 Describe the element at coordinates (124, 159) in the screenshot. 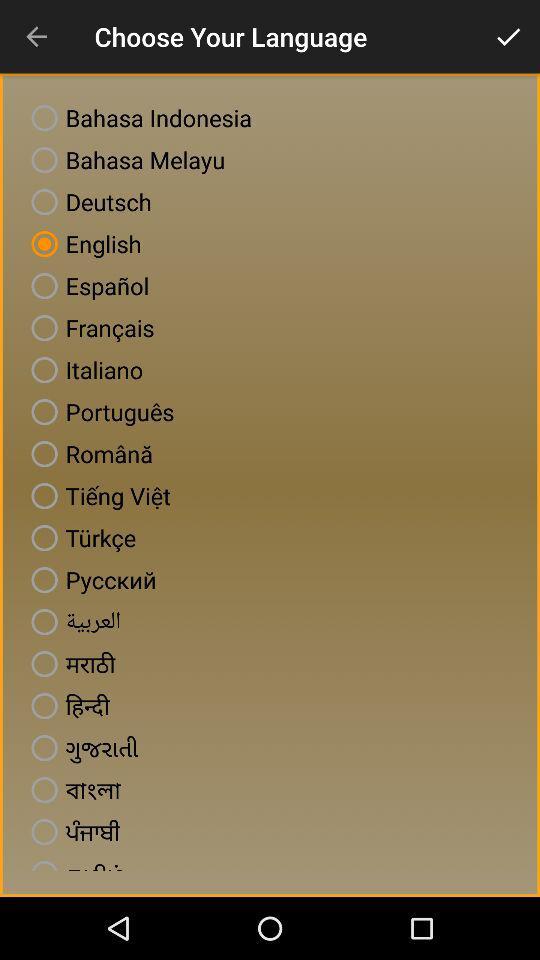

I see `the bahasa melayu icon` at that location.